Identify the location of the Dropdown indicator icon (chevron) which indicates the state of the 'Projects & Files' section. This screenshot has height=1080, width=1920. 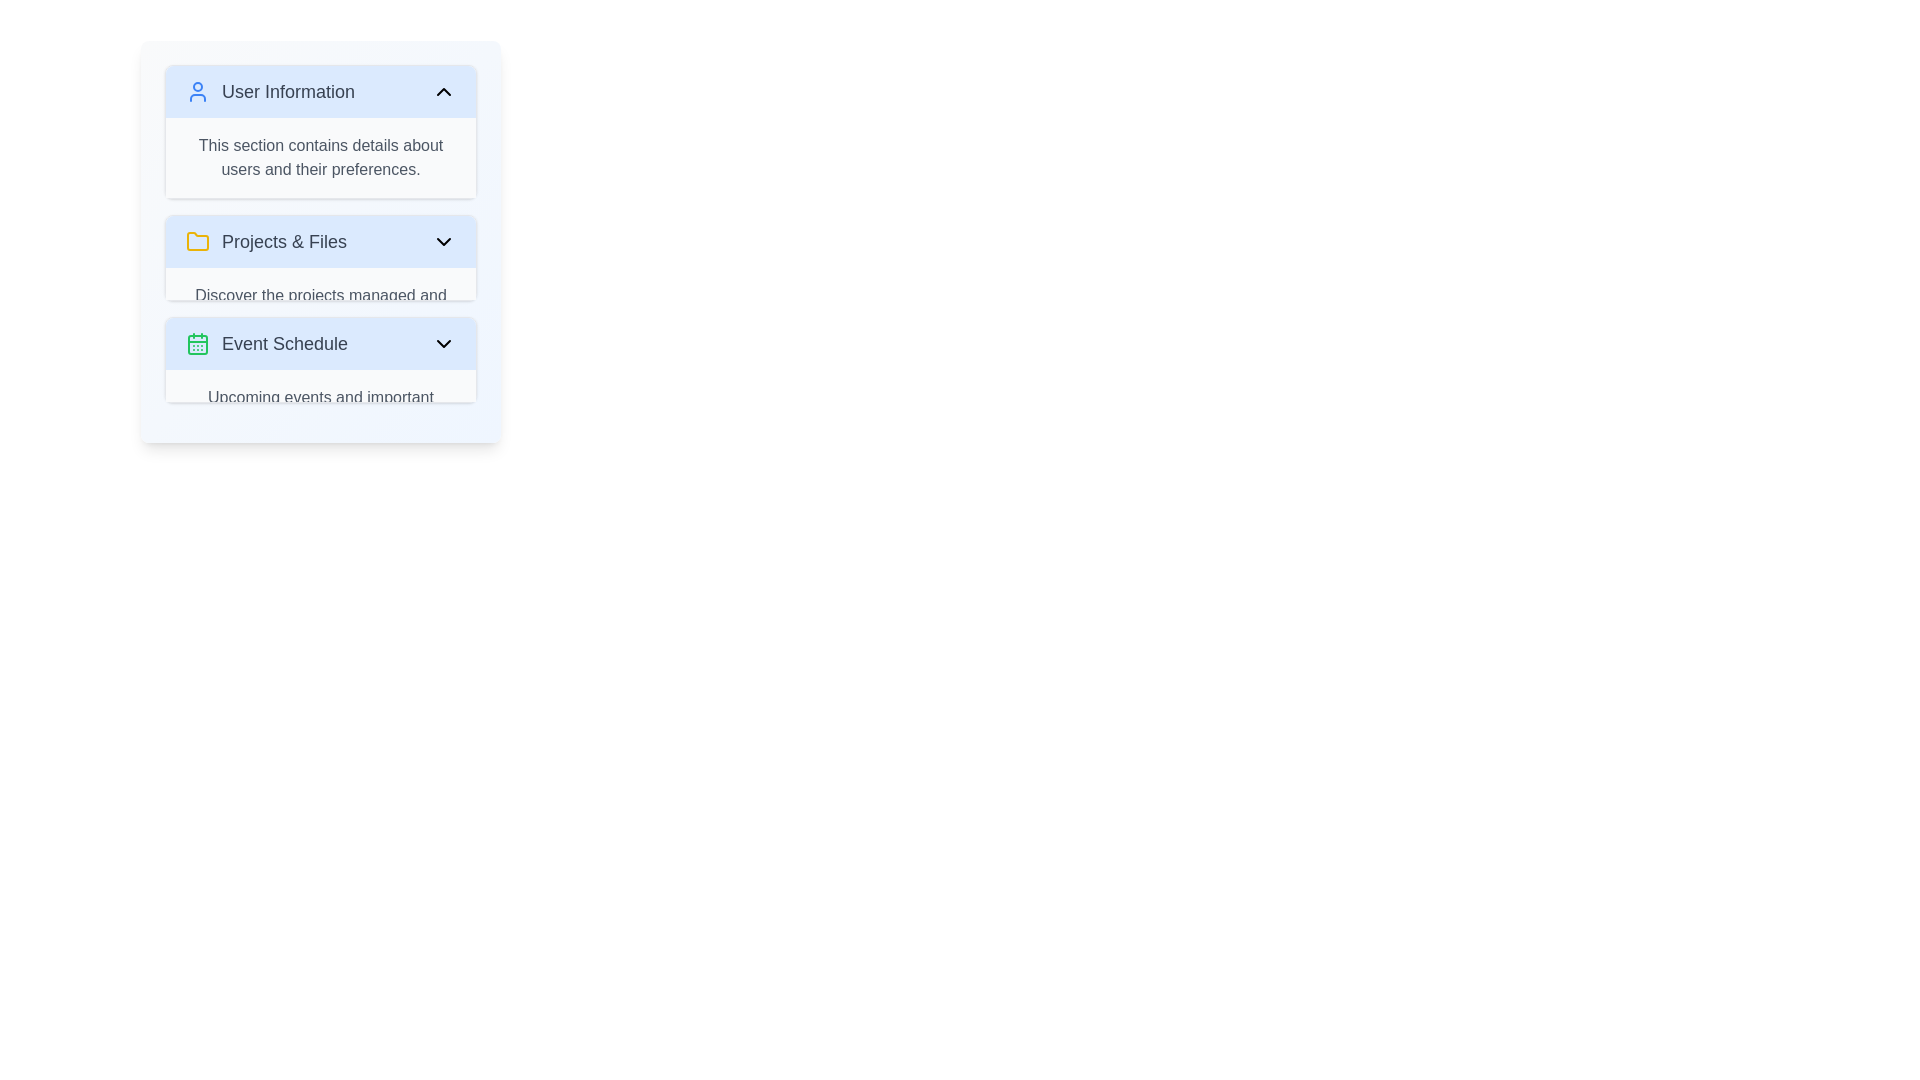
(443, 241).